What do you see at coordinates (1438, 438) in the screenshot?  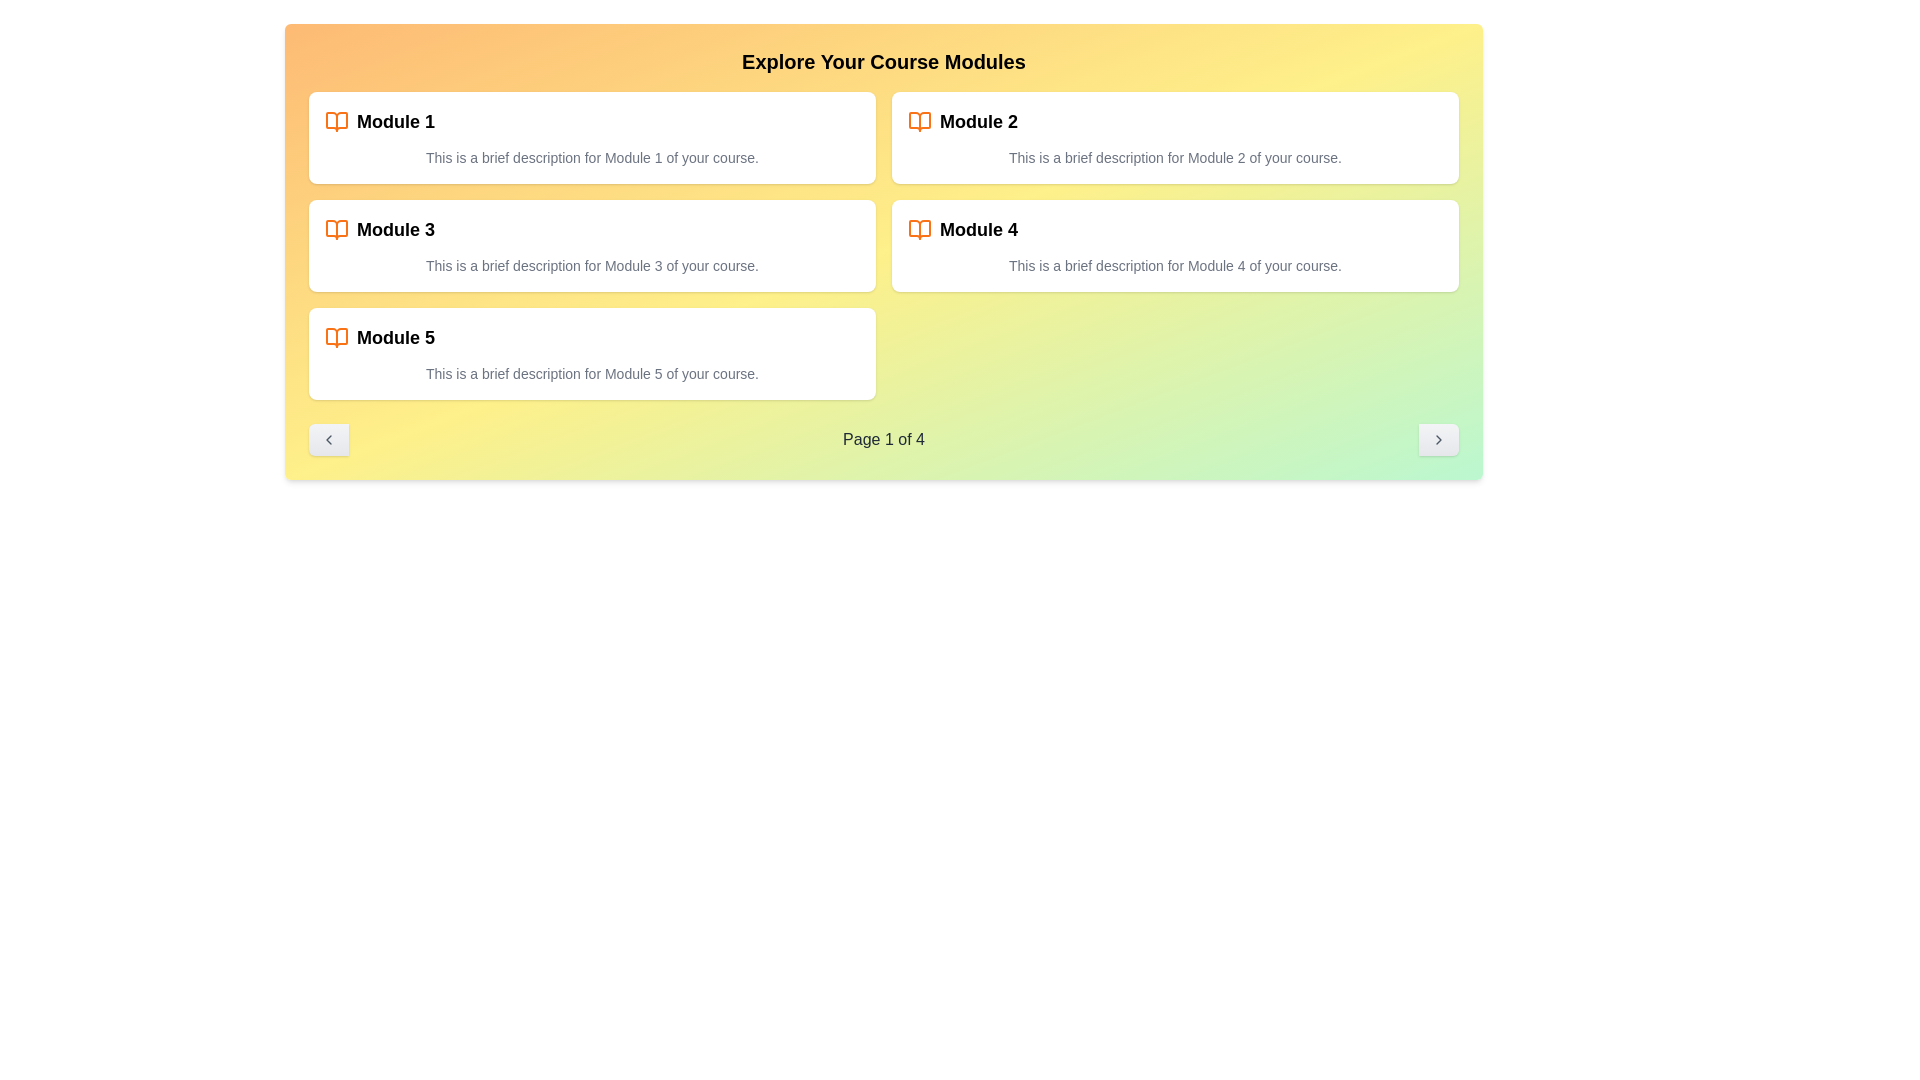 I see `the rightmost button in the pagination control group` at bounding box center [1438, 438].